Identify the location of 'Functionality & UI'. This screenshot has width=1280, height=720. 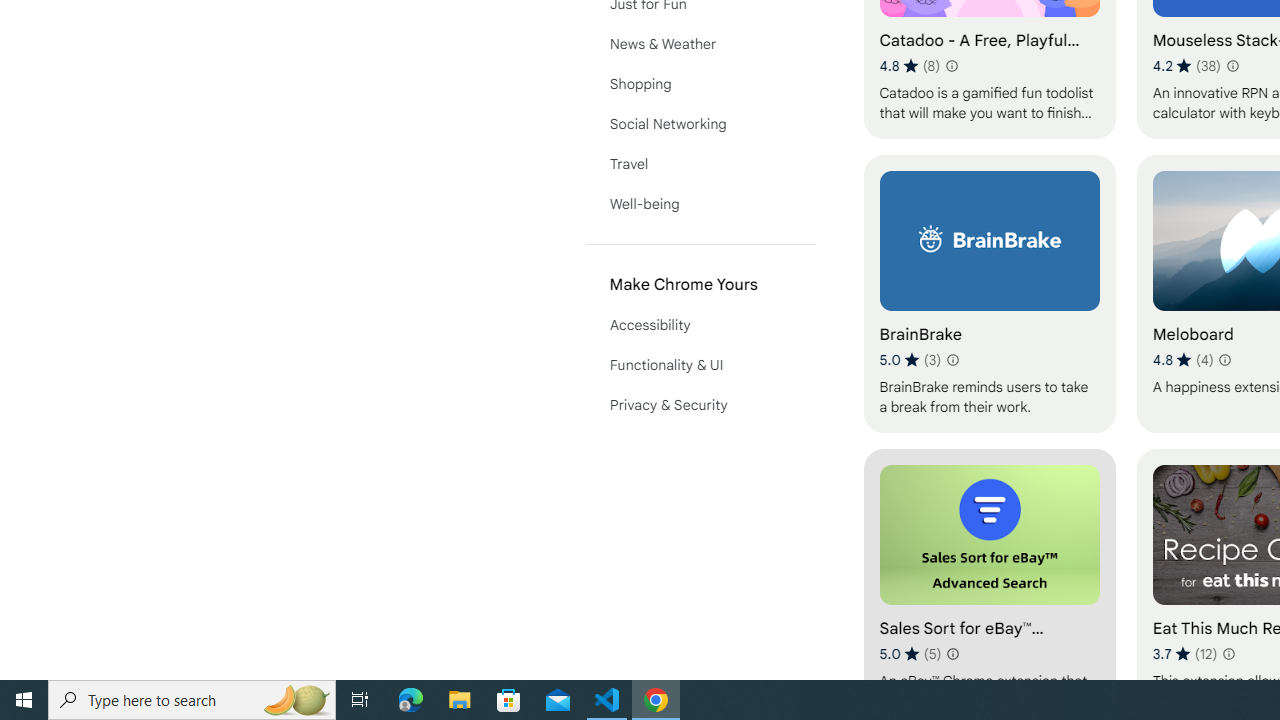
(700, 365).